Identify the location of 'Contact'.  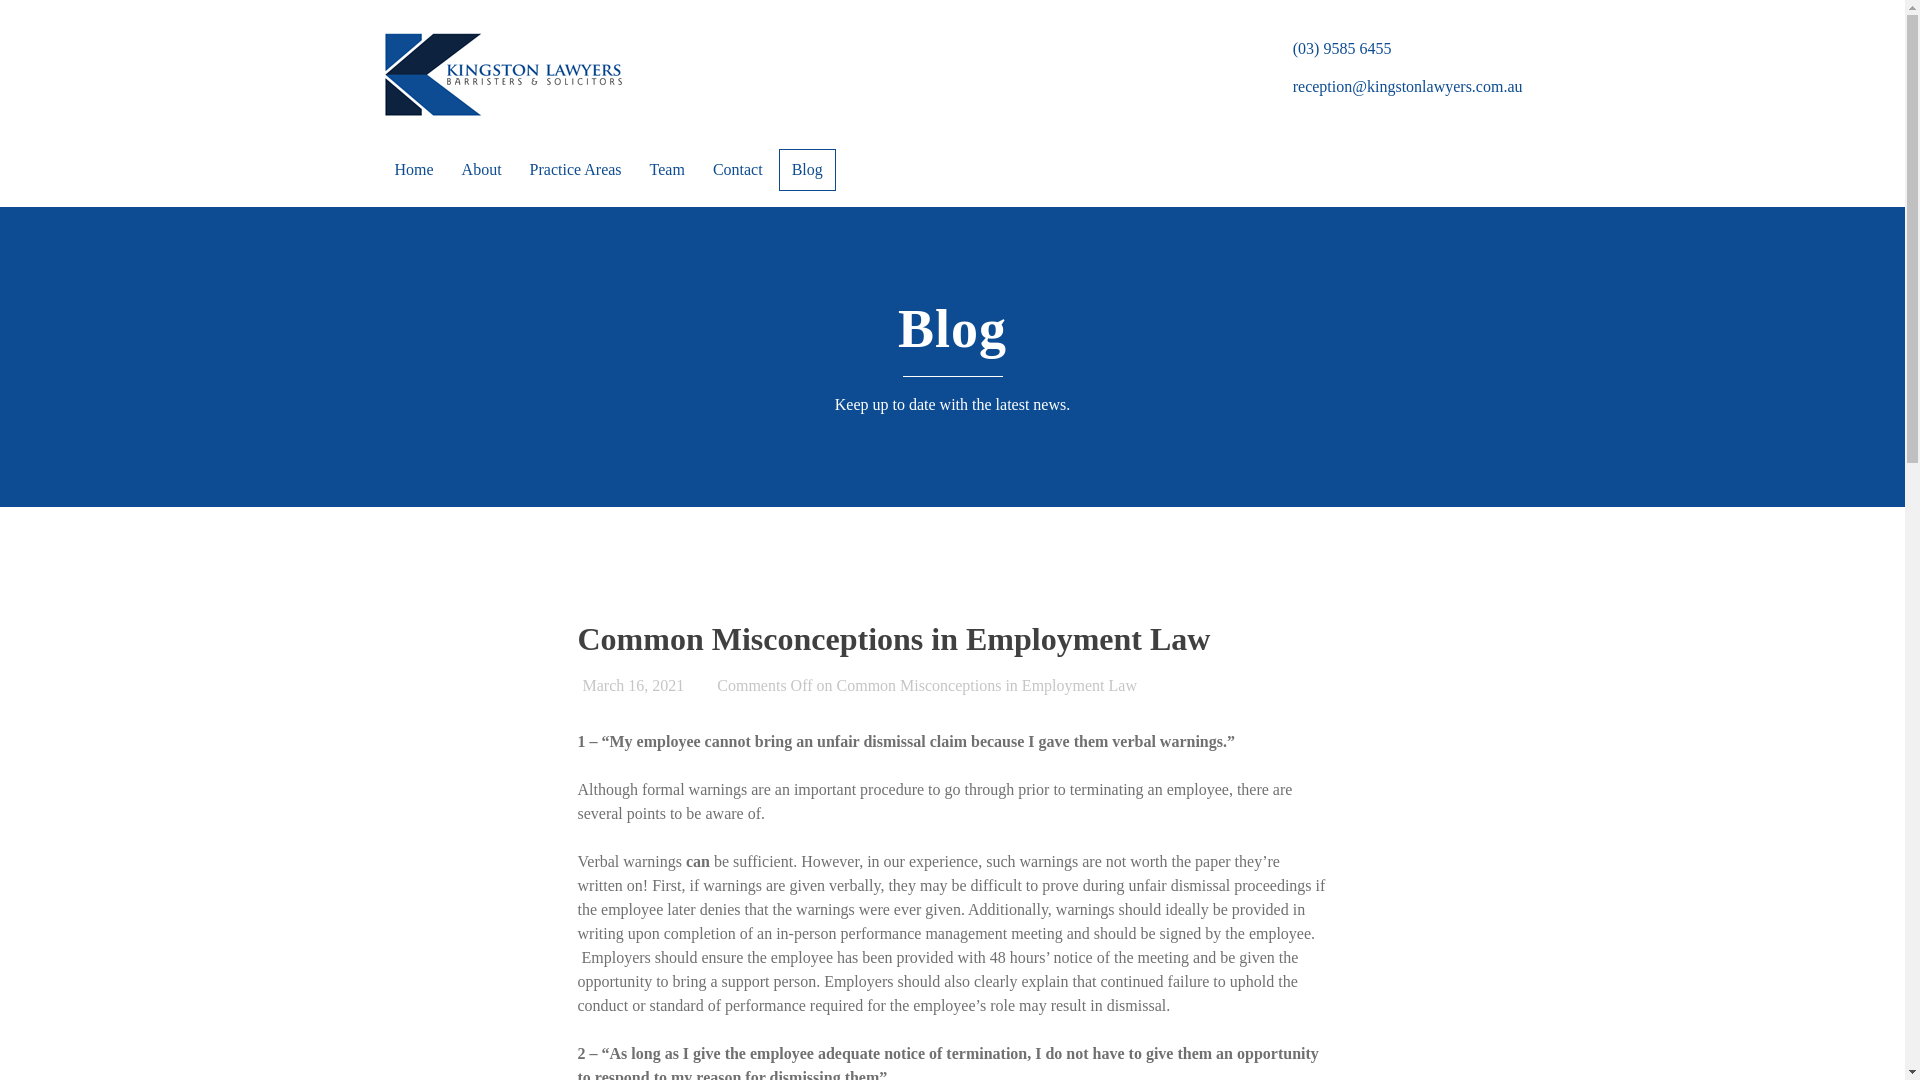
(737, 168).